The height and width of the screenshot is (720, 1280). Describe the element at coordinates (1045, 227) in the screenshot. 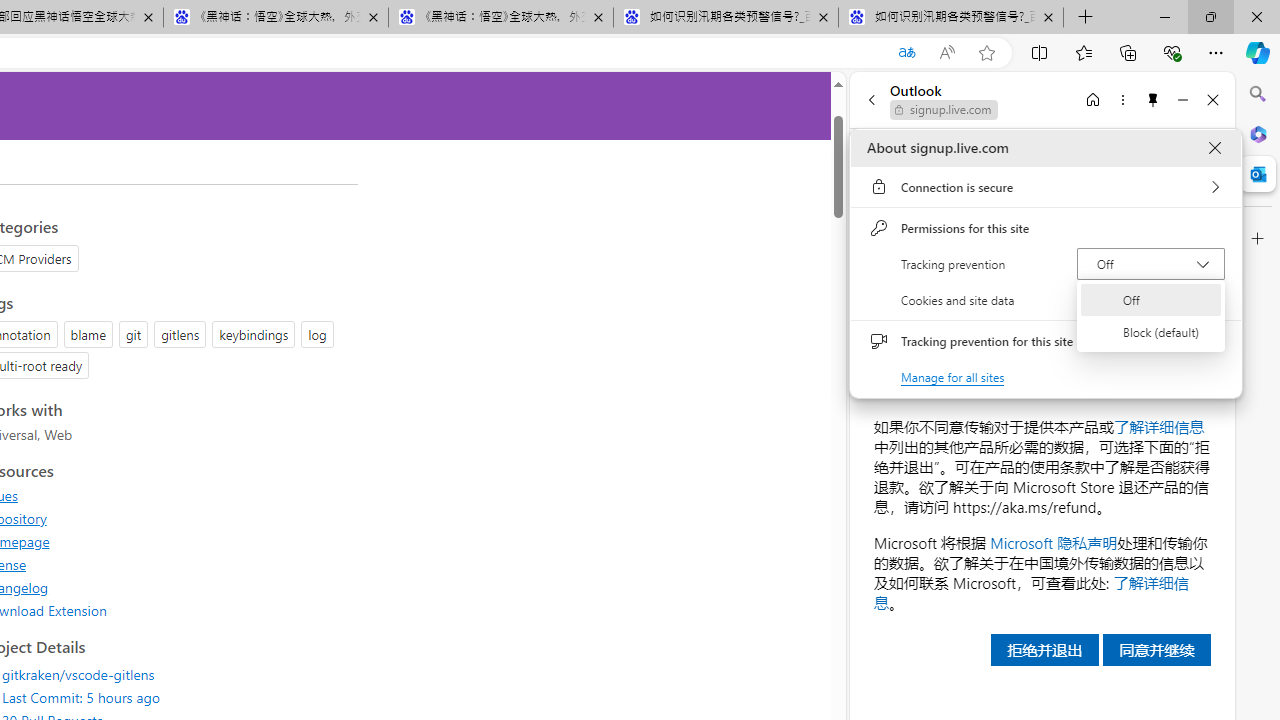

I see `'Permissions for this site'` at that location.